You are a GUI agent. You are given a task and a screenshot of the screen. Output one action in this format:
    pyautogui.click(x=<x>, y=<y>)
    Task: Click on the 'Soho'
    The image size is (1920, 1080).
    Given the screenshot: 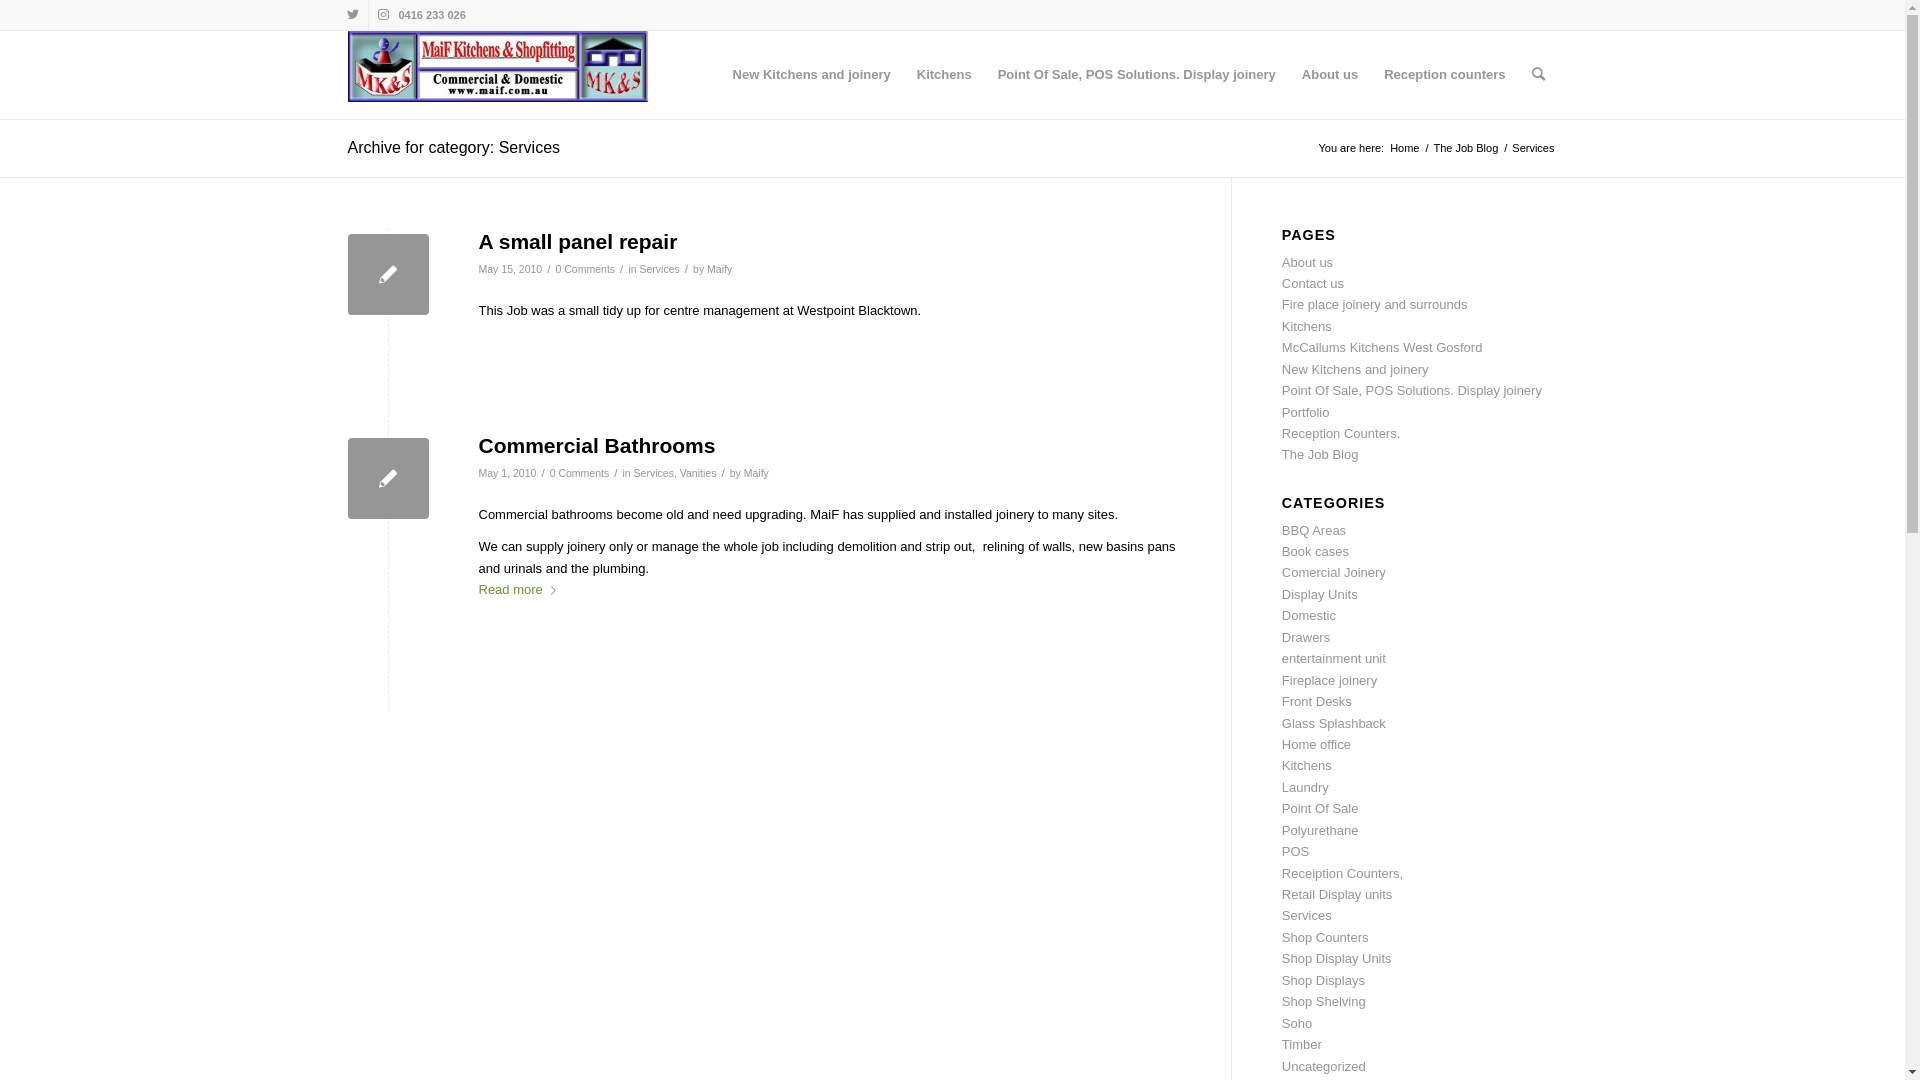 What is the action you would take?
    pyautogui.click(x=1296, y=1023)
    